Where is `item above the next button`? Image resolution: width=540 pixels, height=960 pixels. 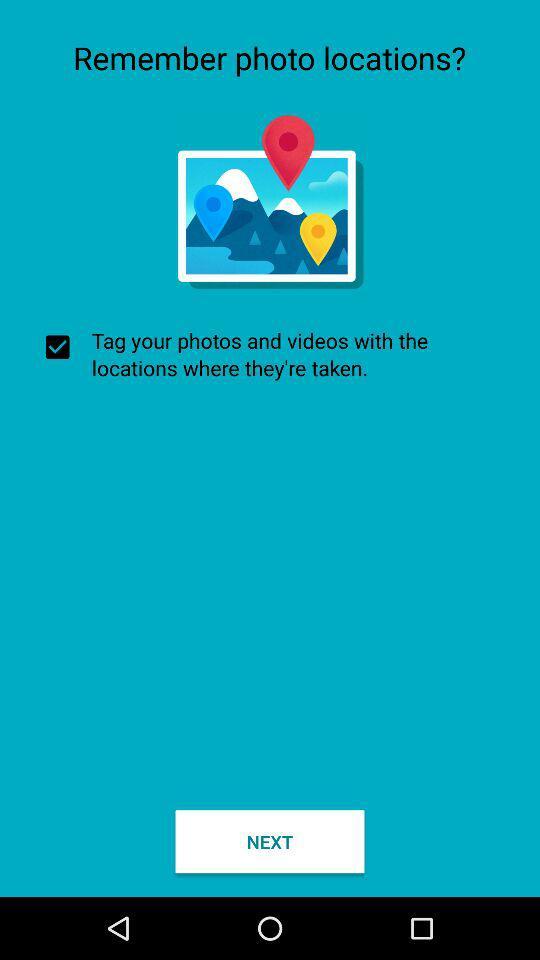
item above the next button is located at coordinates (270, 354).